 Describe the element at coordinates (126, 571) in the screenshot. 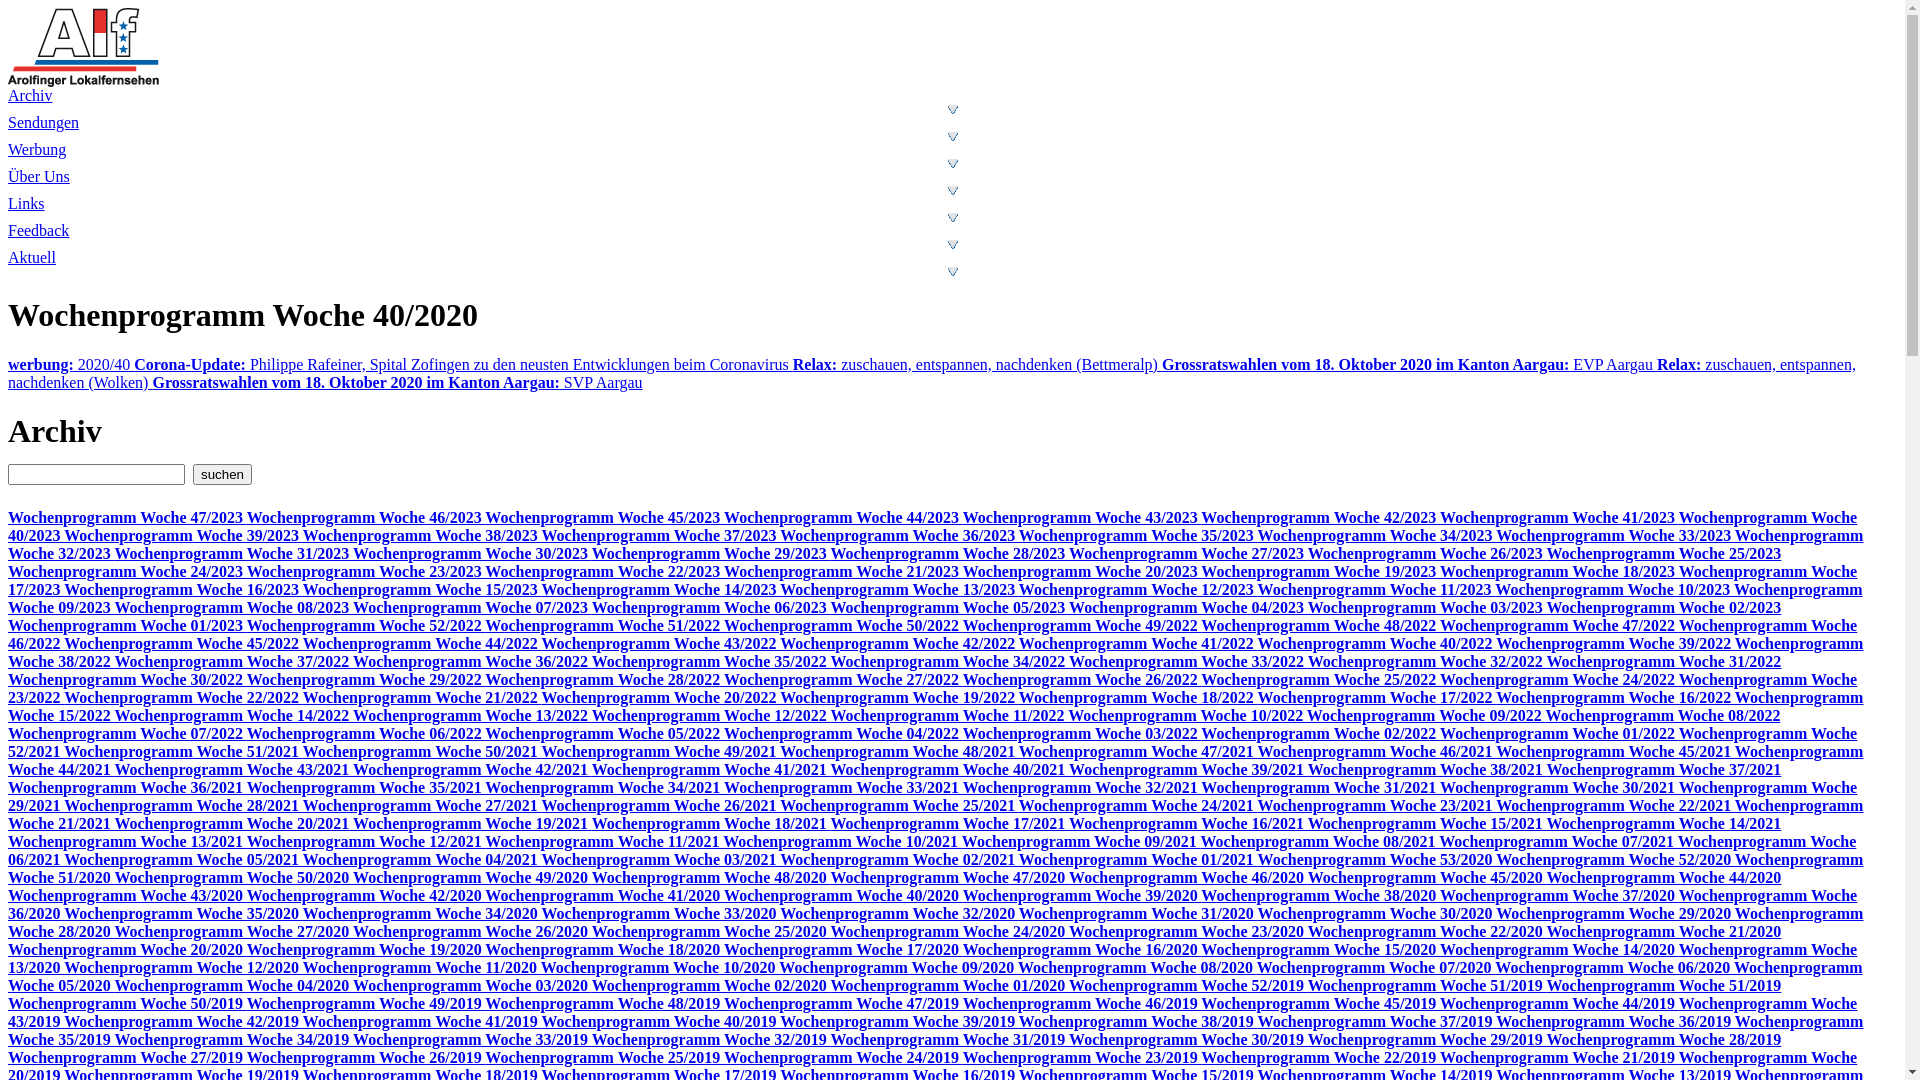

I see `'Wochenprogramm Woche 24/2023'` at that location.